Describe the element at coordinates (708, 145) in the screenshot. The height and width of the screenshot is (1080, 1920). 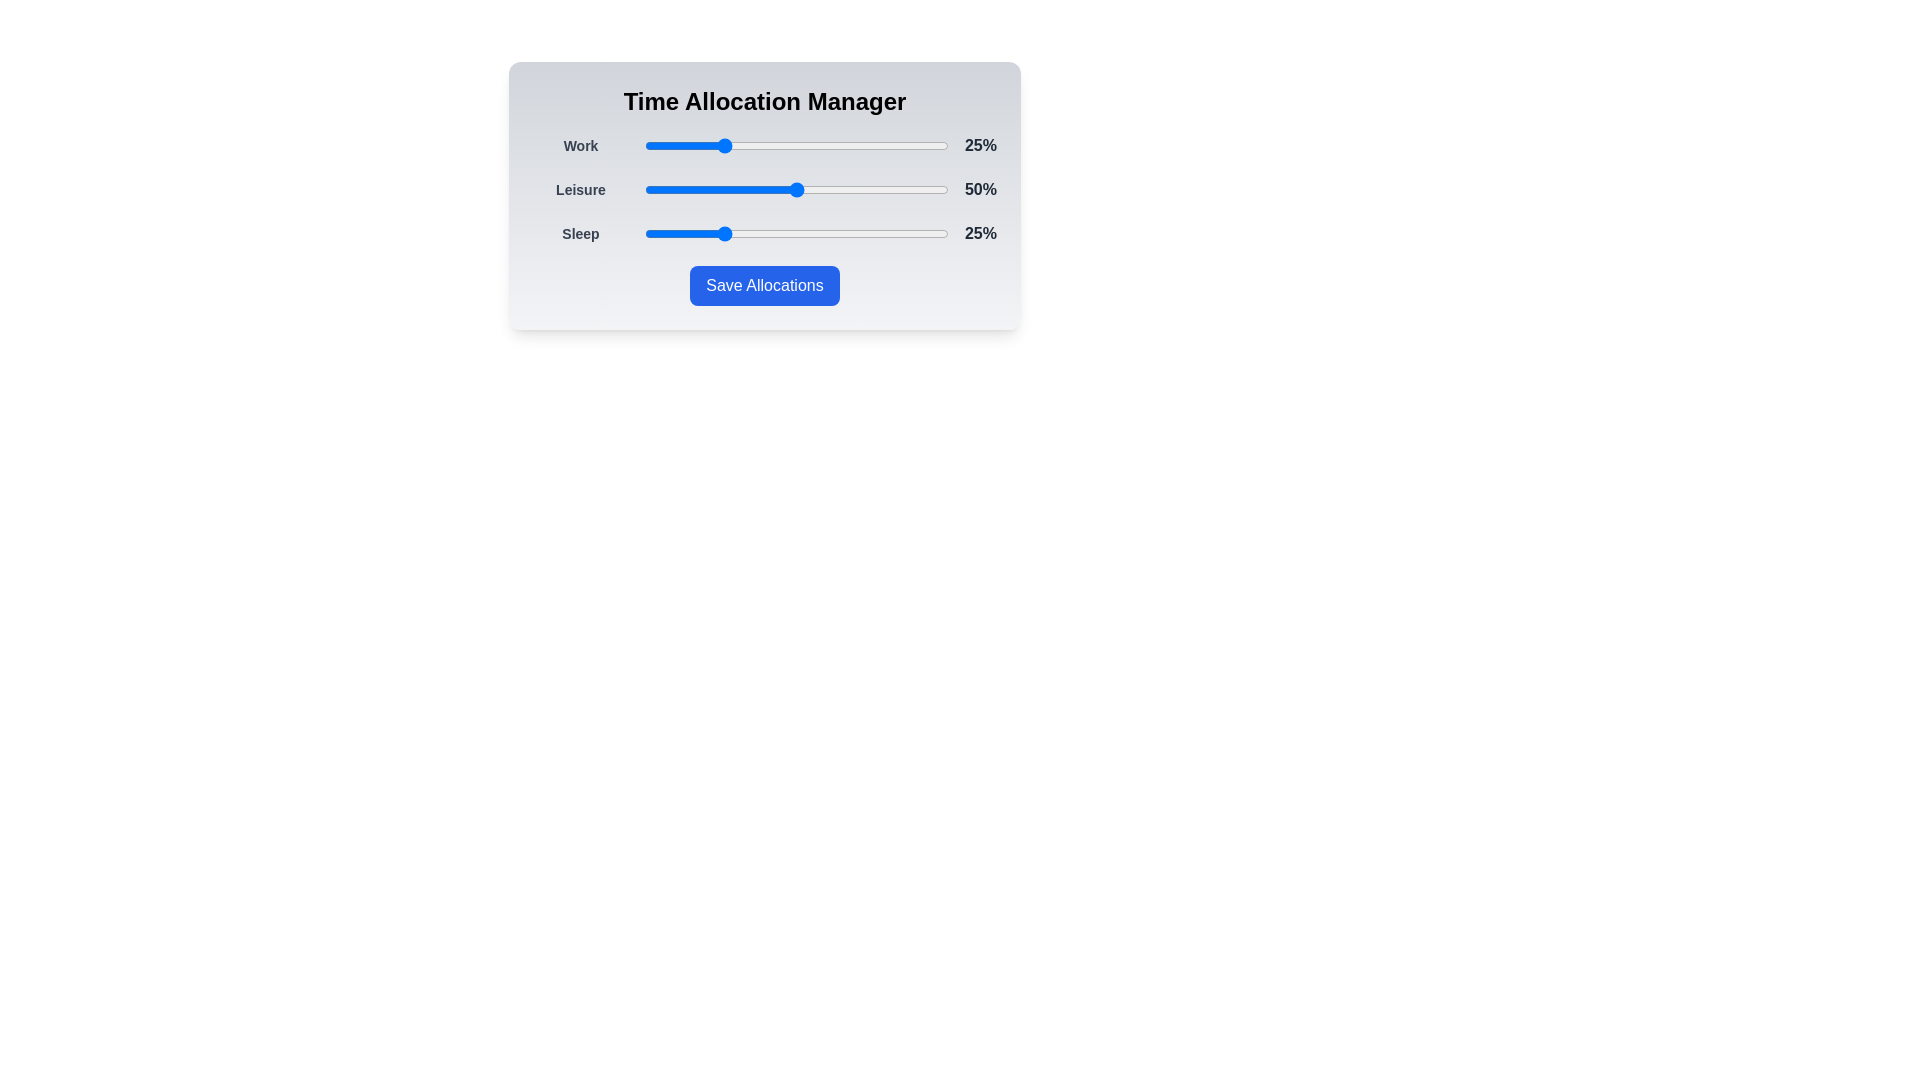
I see `the Work slider to 21%` at that location.